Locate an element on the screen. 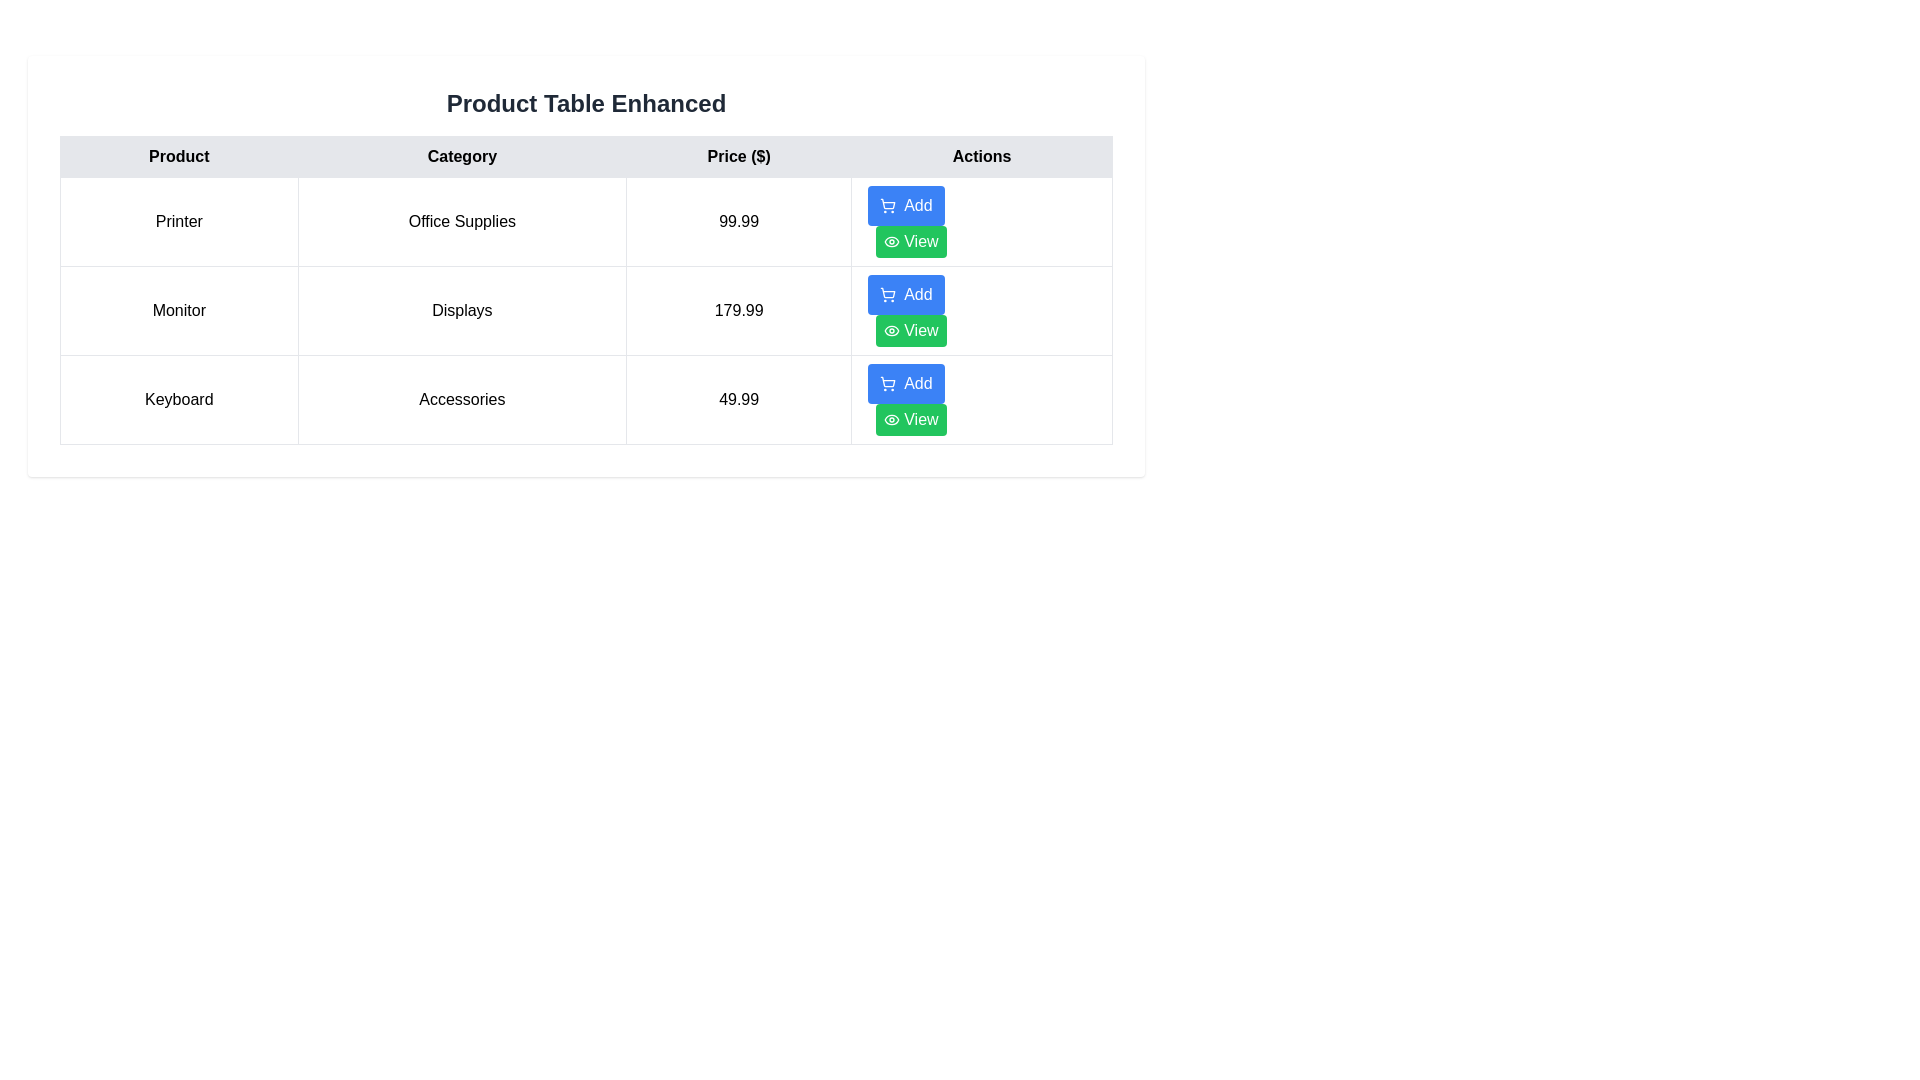 This screenshot has width=1920, height=1080. the eye icon located centrally inside the 'View' button in the 'Actions' column of the 'Keyboard' row is located at coordinates (891, 419).